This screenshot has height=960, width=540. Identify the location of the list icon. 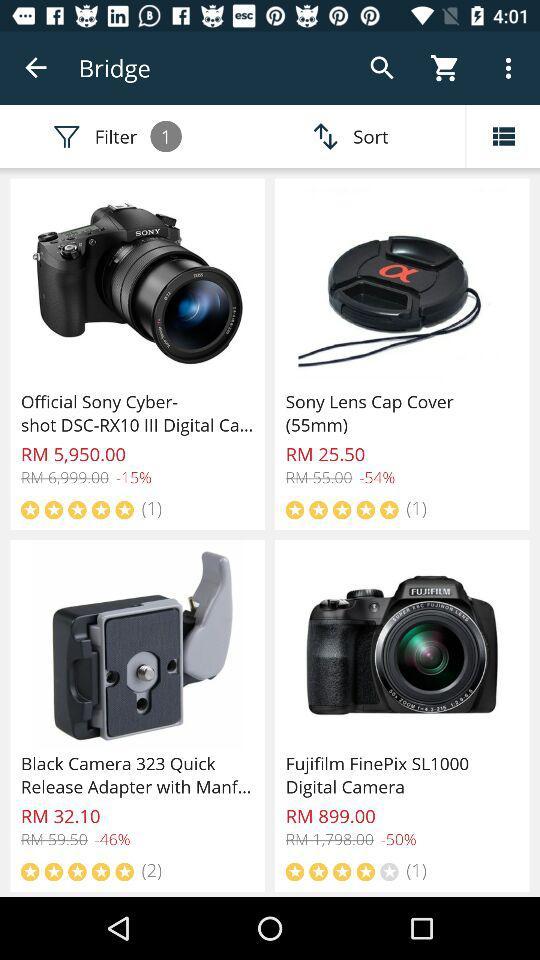
(502, 135).